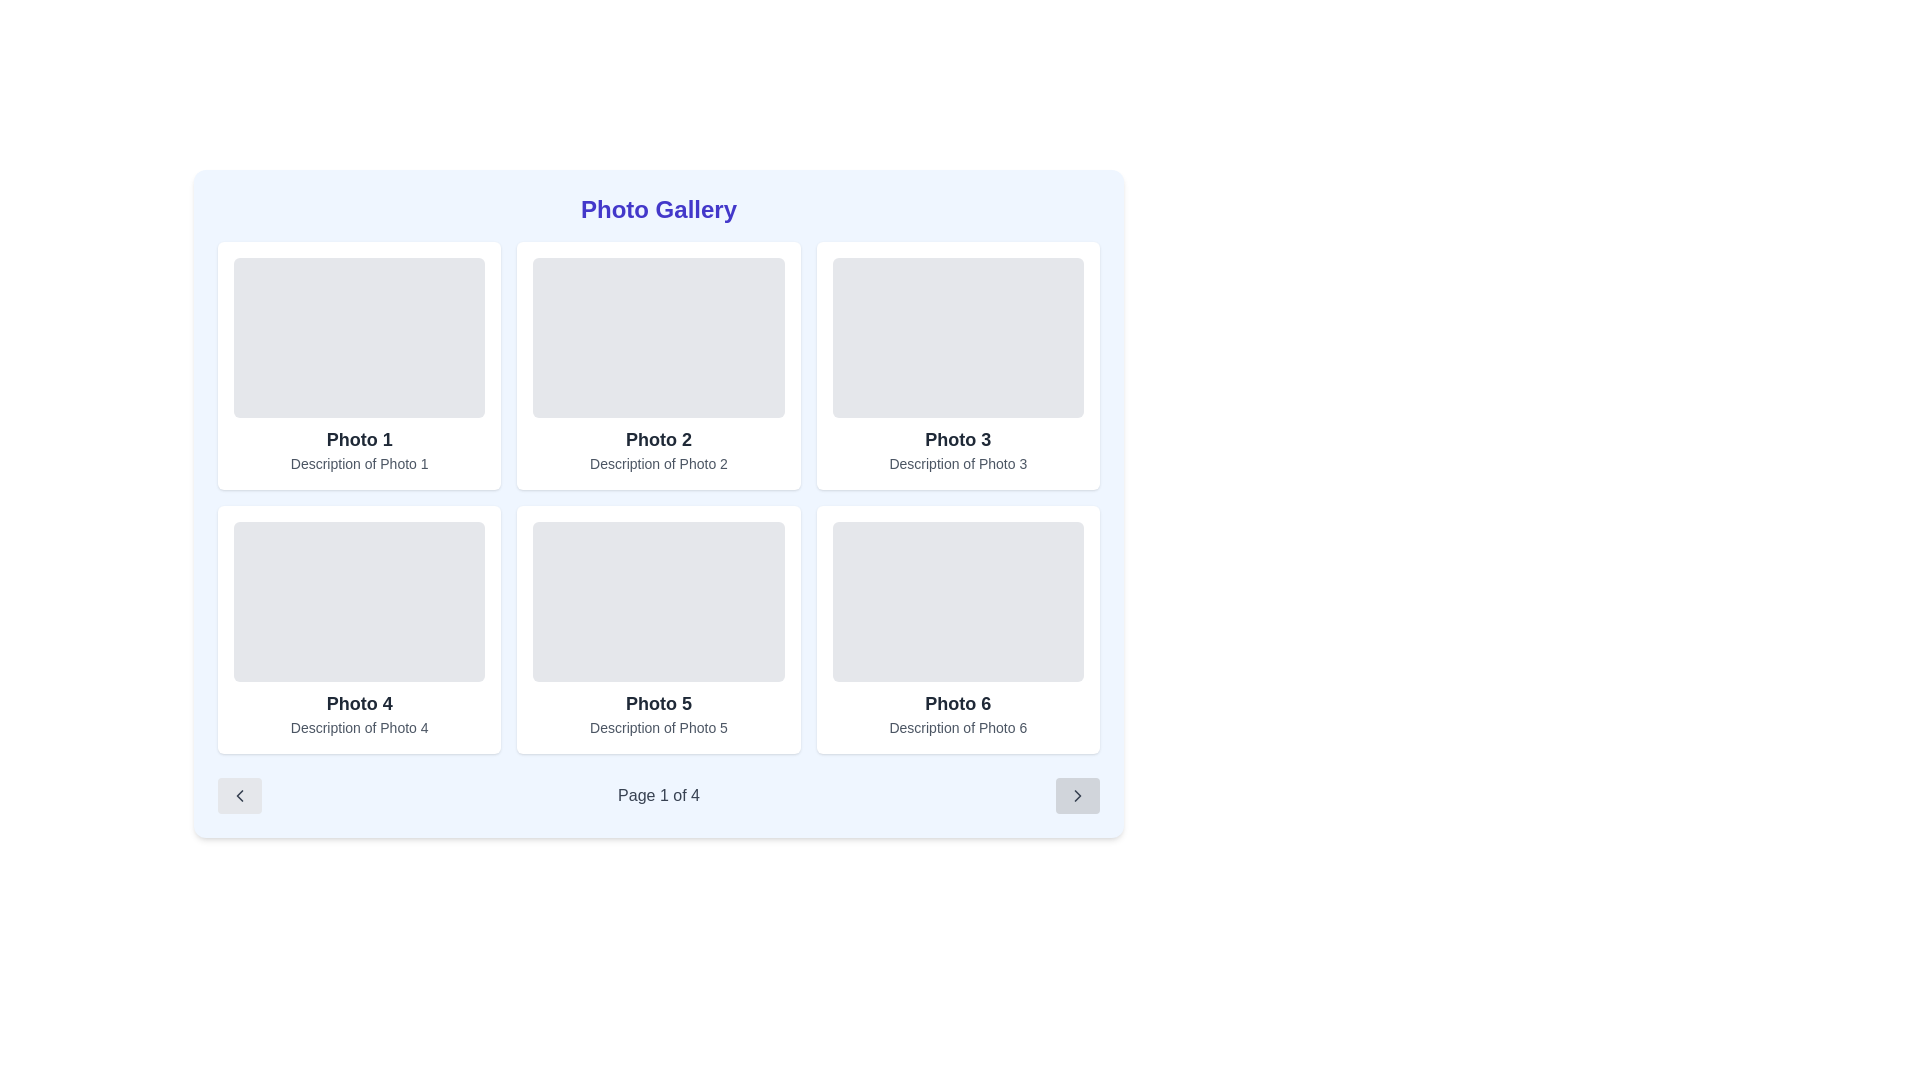 The height and width of the screenshot is (1080, 1920). Describe the element at coordinates (957, 600) in the screenshot. I see `the light gray rectangular placeholder with rounded corners located in the bottom-right cell of a 2x3 grid in the photo gallery layout` at that location.